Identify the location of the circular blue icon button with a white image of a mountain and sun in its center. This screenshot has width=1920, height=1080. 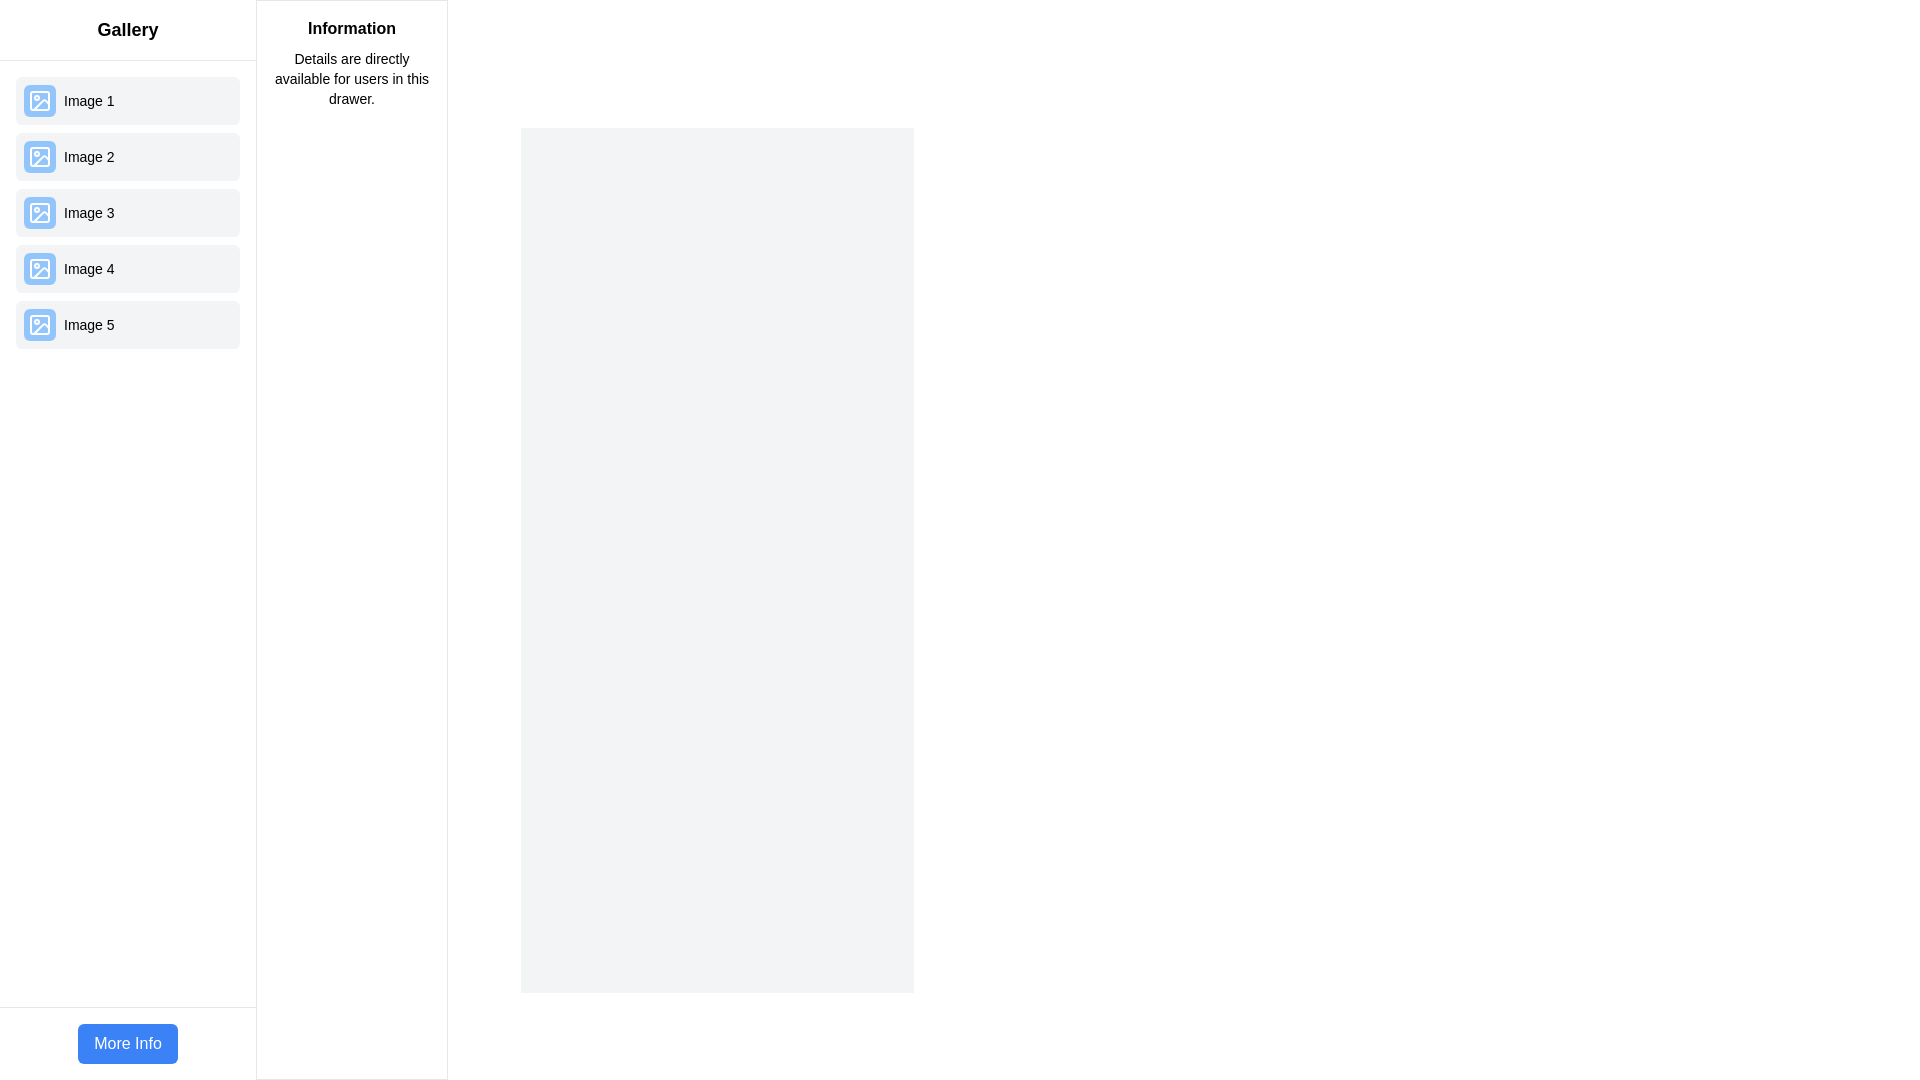
(39, 212).